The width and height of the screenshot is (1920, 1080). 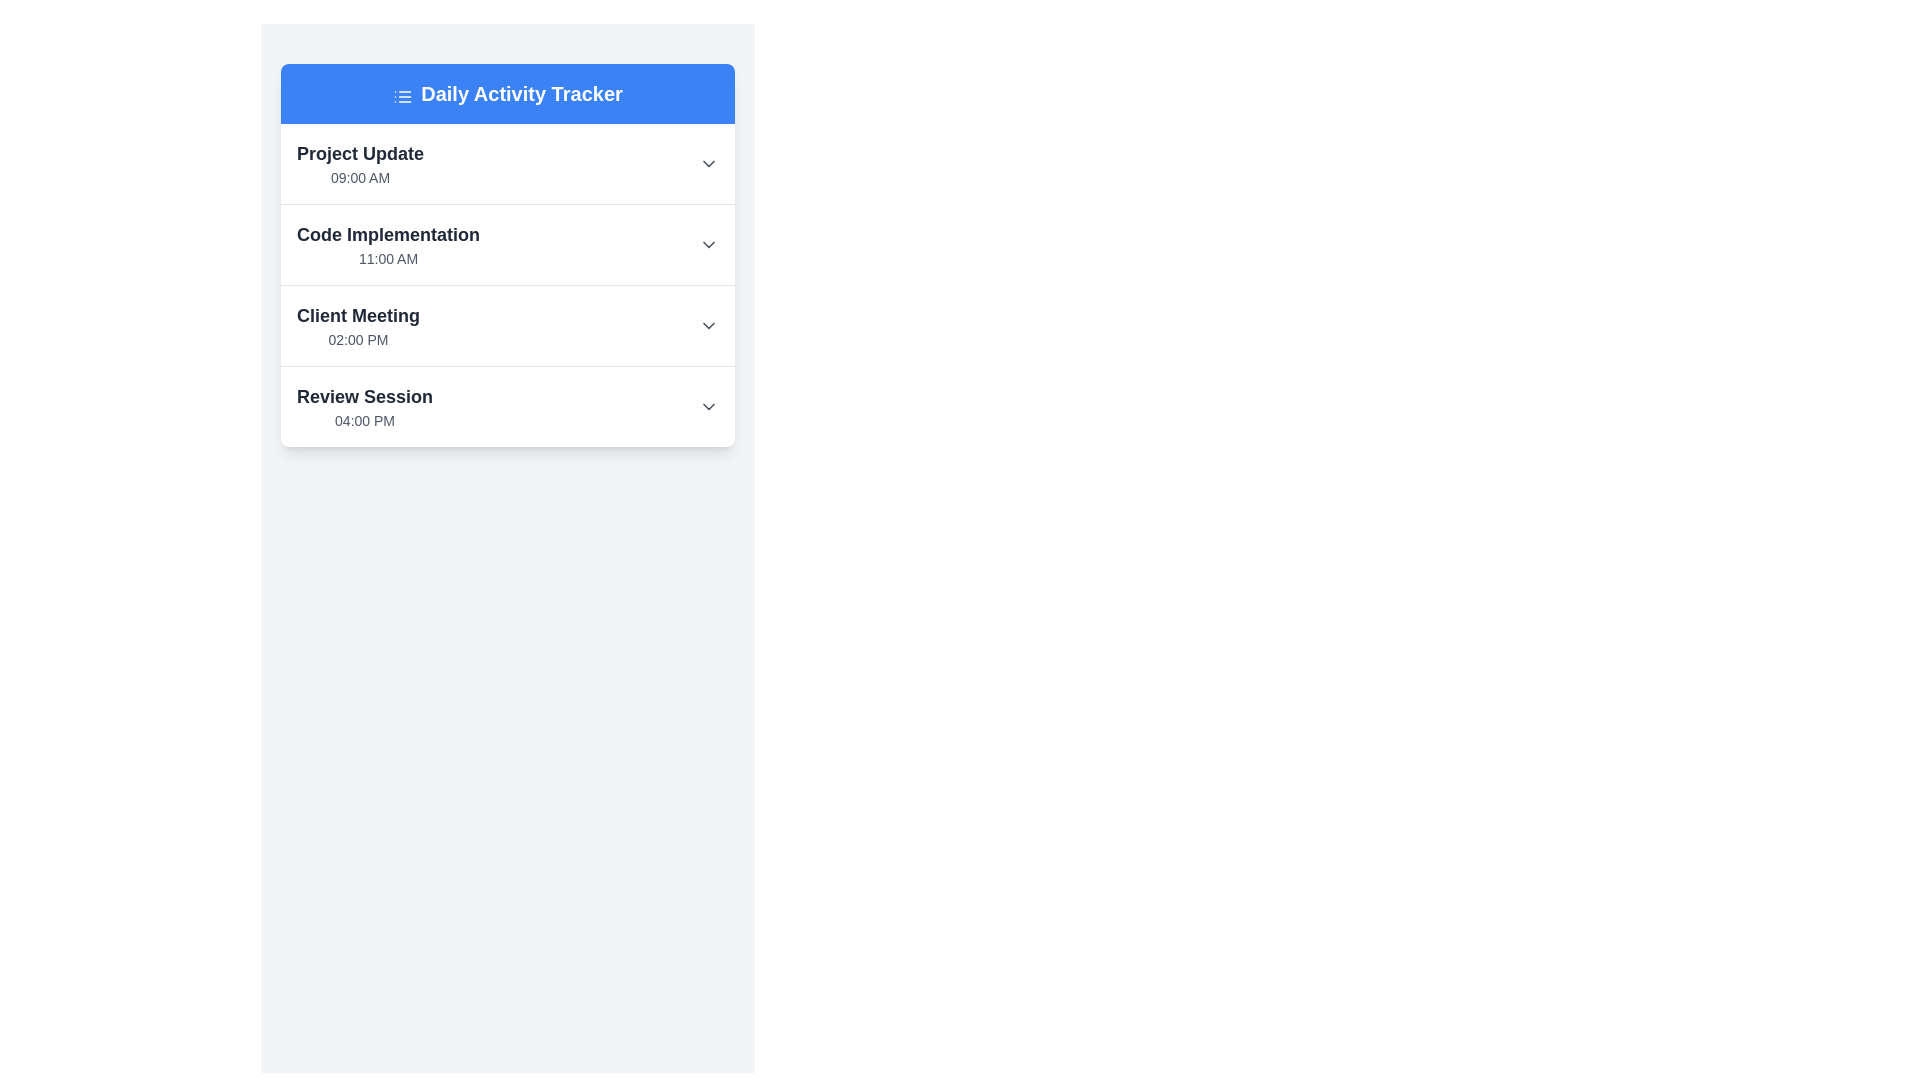 I want to click on the dropdown icon at the far right of the 'Review Session' entry, so click(x=709, y=406).